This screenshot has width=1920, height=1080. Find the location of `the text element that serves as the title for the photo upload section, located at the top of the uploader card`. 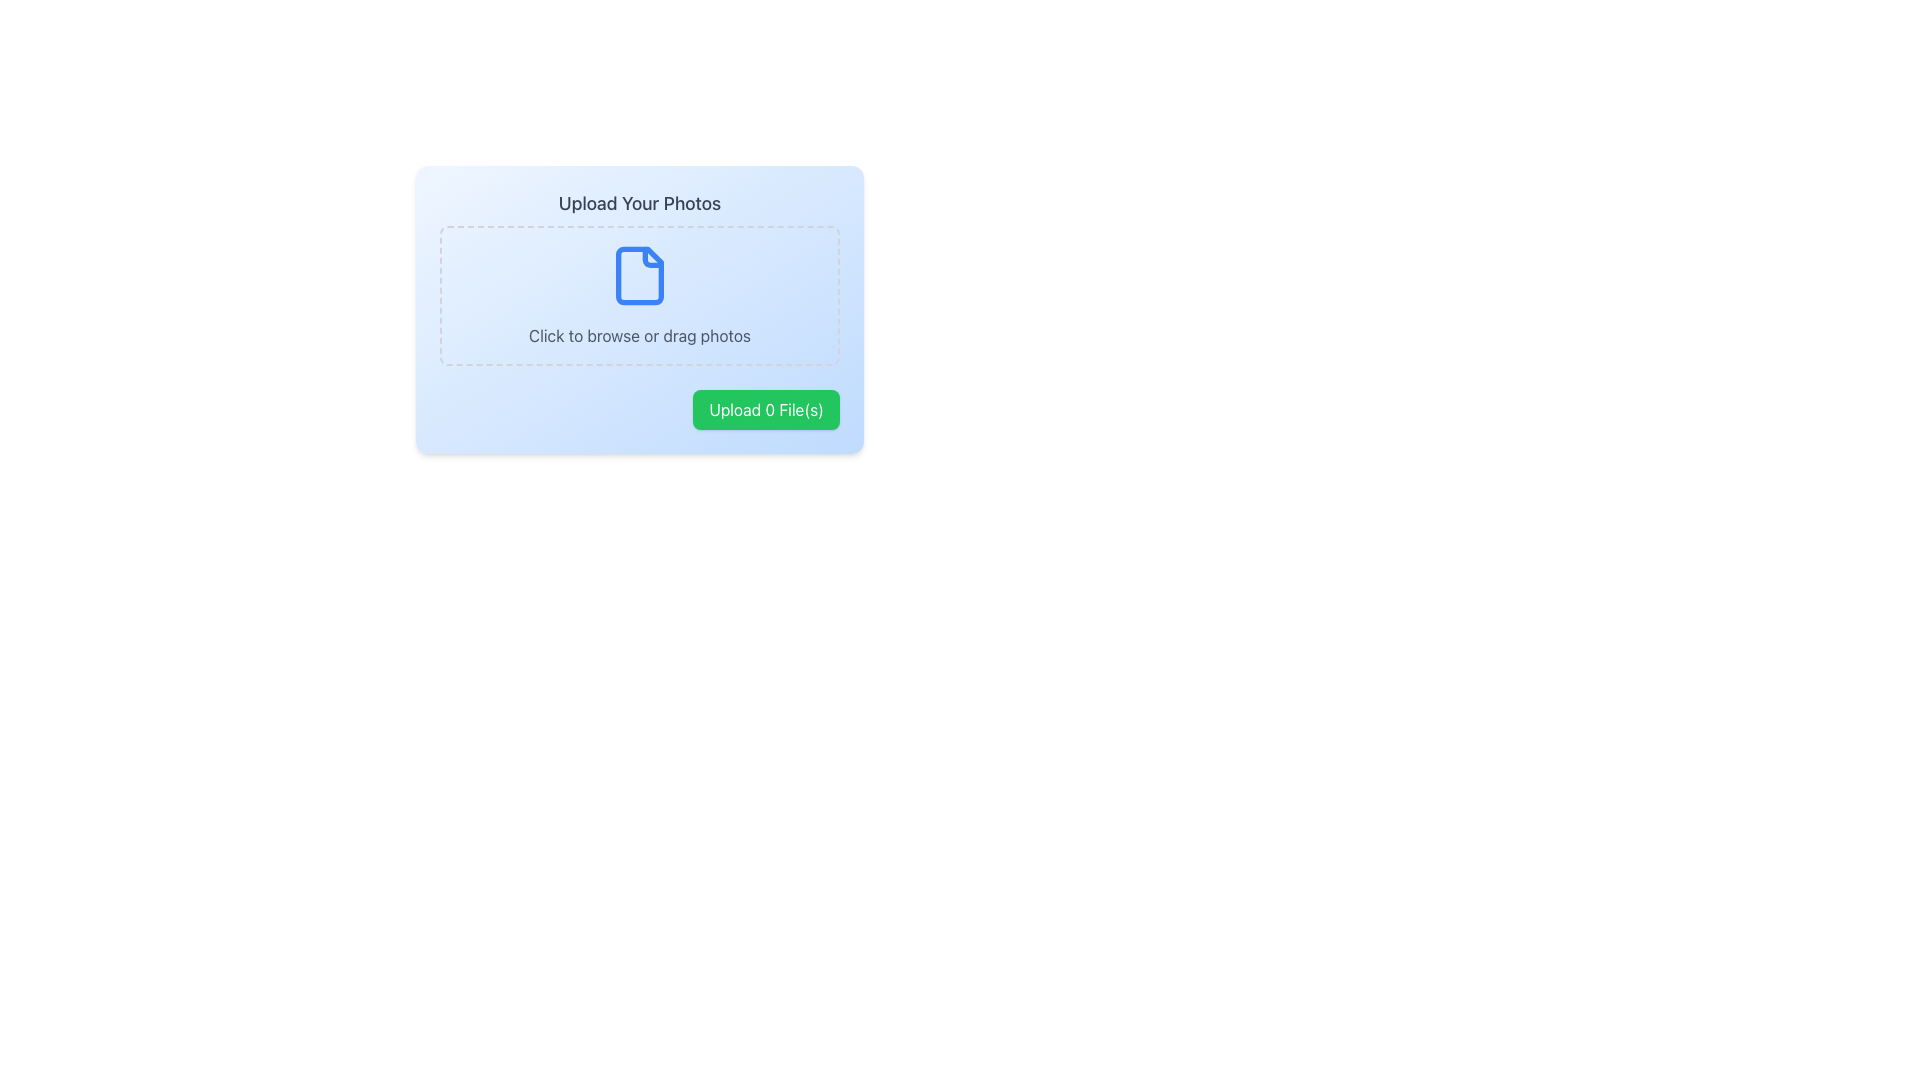

the text element that serves as the title for the photo upload section, located at the top of the uploader card is located at coordinates (638, 204).